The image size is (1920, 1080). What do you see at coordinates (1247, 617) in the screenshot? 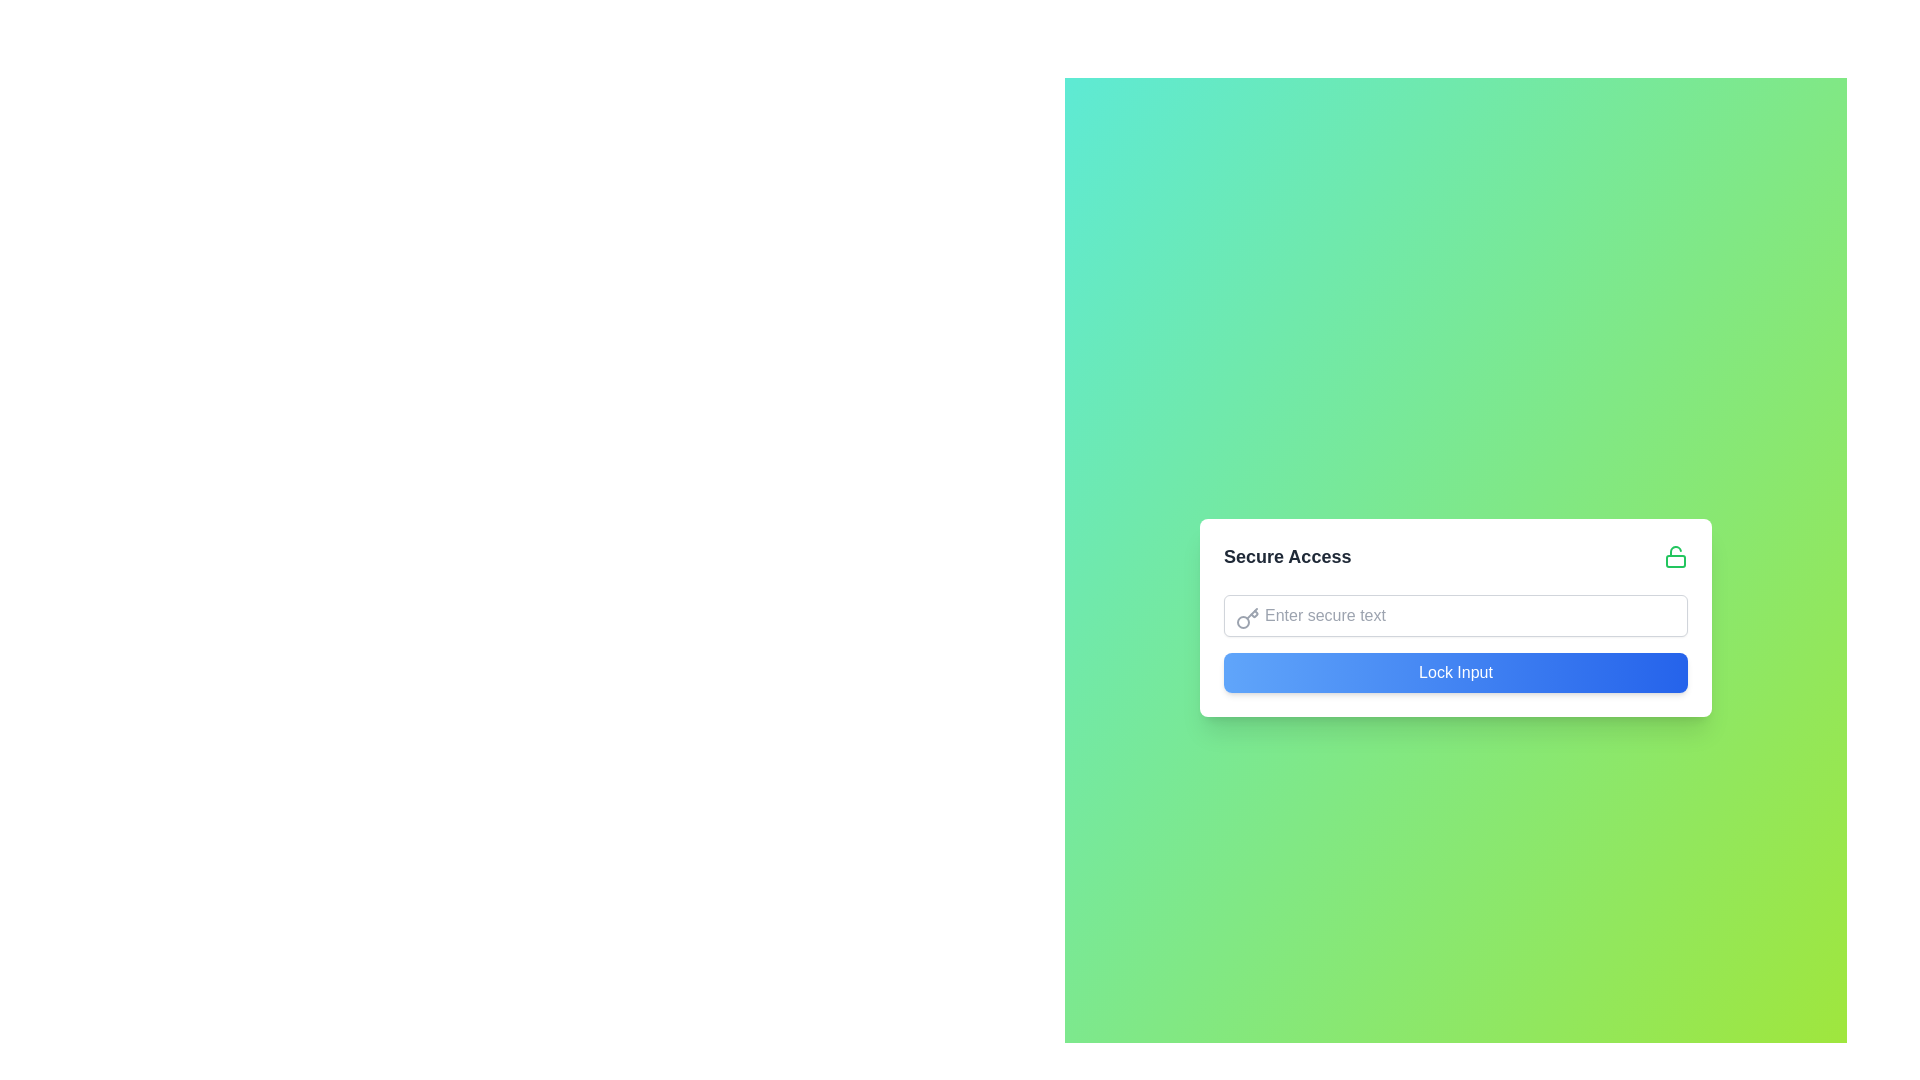
I see `the key icon located on the left side of the text input field within the 'Secure Access' form` at bounding box center [1247, 617].